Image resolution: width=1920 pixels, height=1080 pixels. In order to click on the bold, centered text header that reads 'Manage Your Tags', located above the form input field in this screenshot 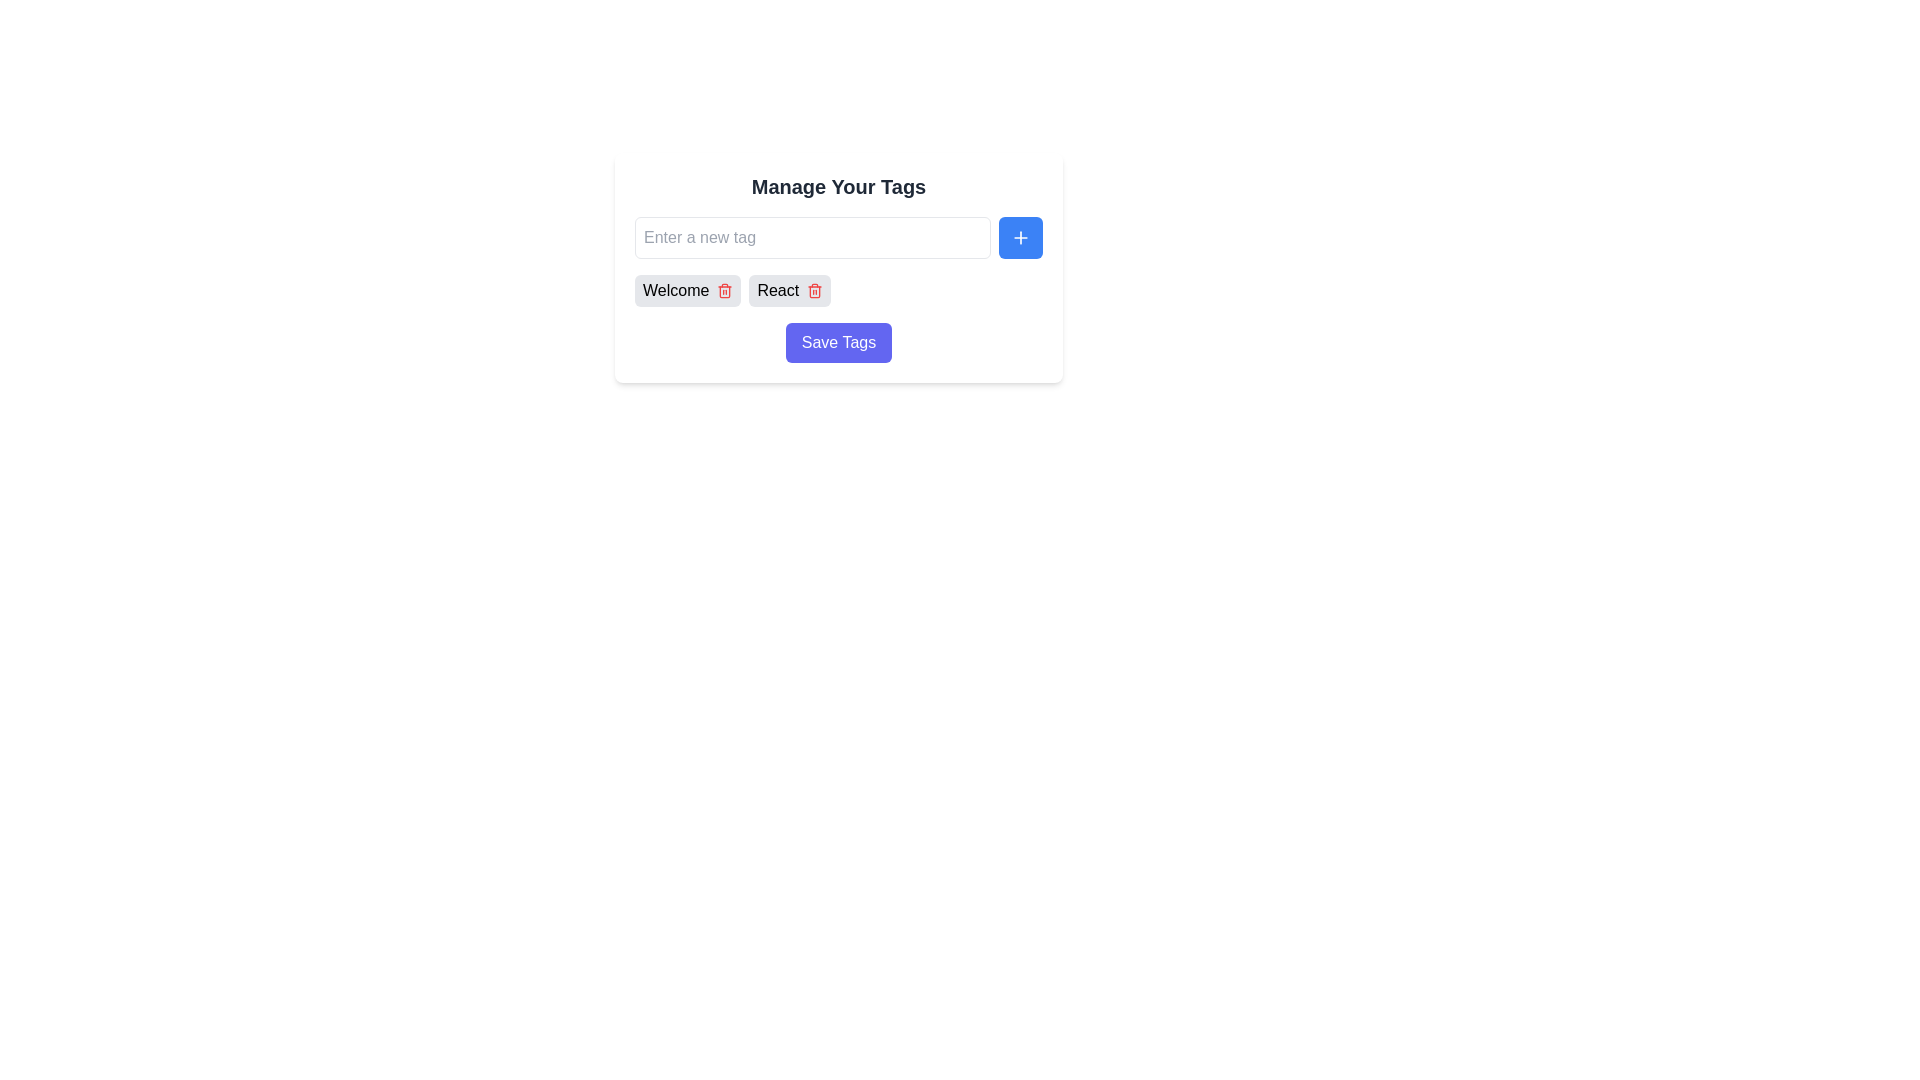, I will do `click(839, 186)`.